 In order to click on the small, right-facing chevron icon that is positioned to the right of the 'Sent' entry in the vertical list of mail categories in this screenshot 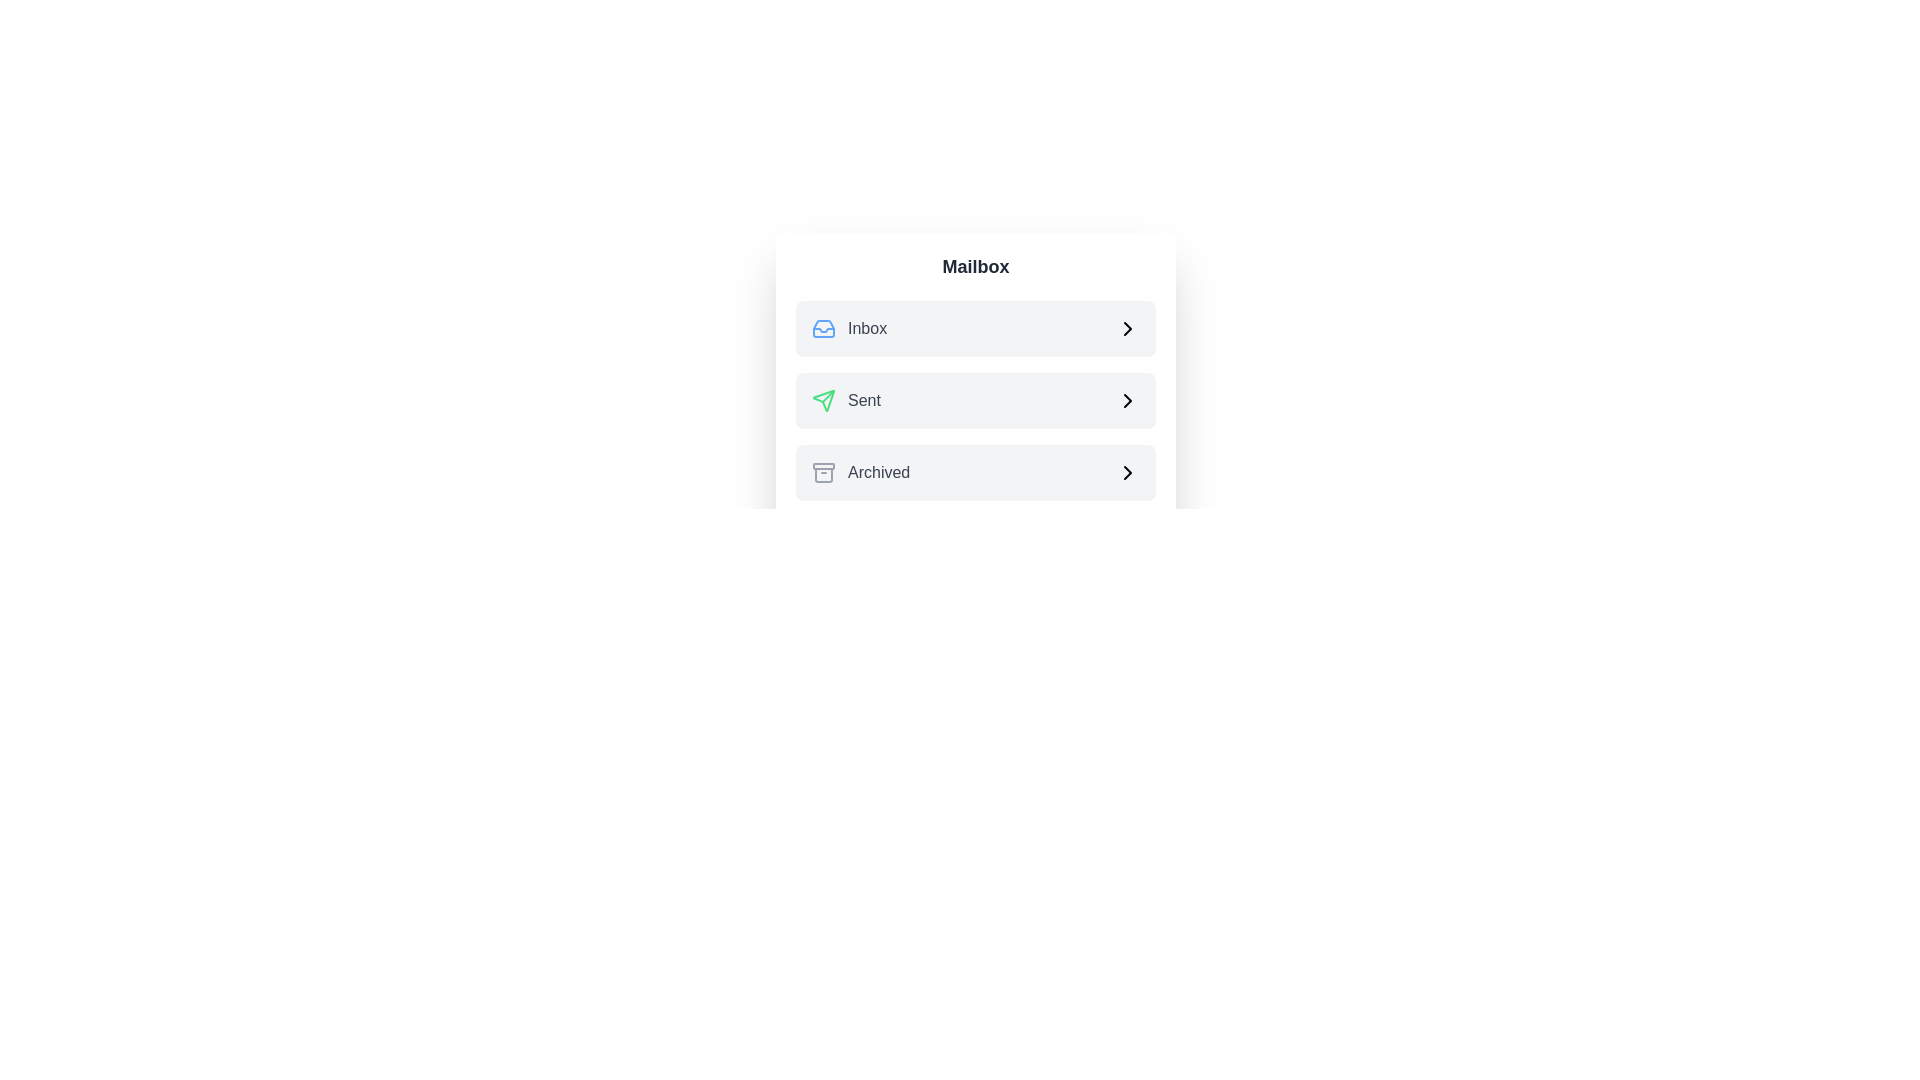, I will do `click(1128, 401)`.